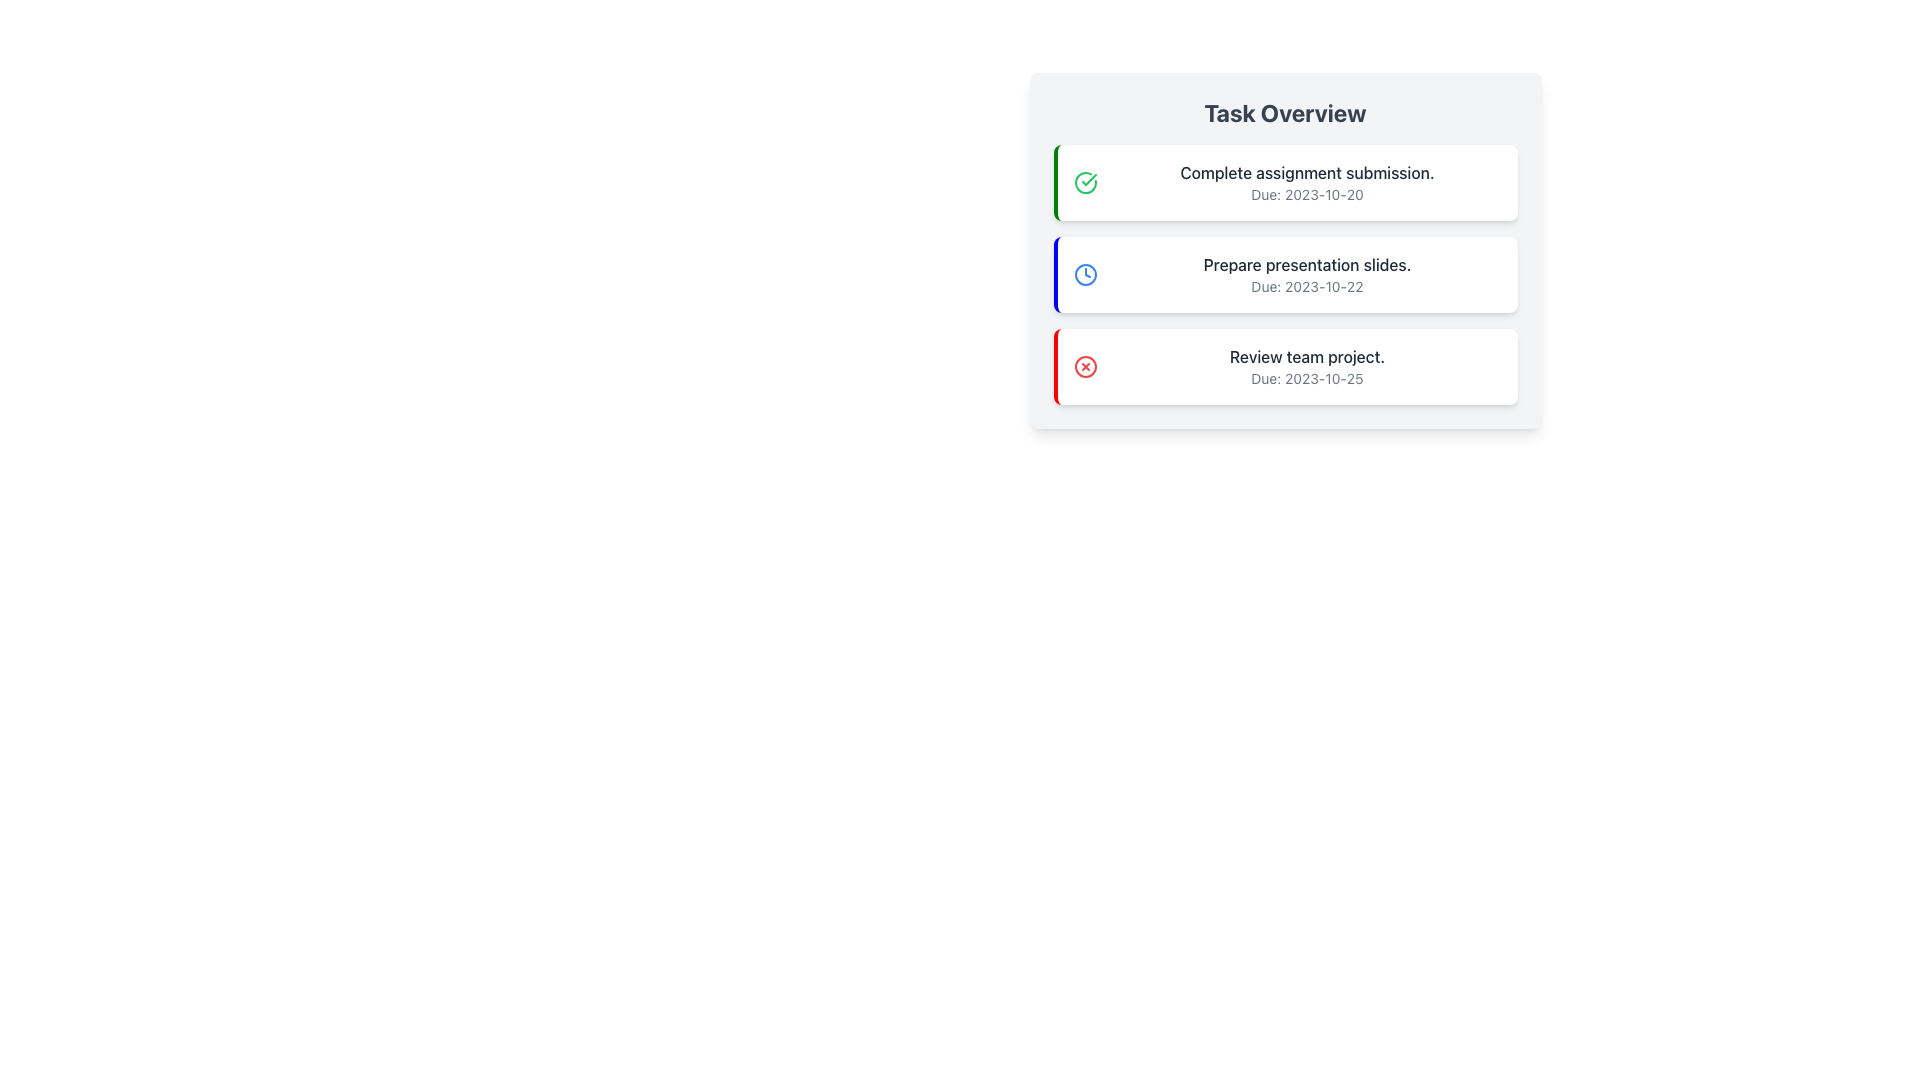  Describe the element at coordinates (1307, 378) in the screenshot. I see `the text label displaying 'Due: 2023-10-25' located below the title 'Review team project.' in the 'Task Overview' card list` at that location.